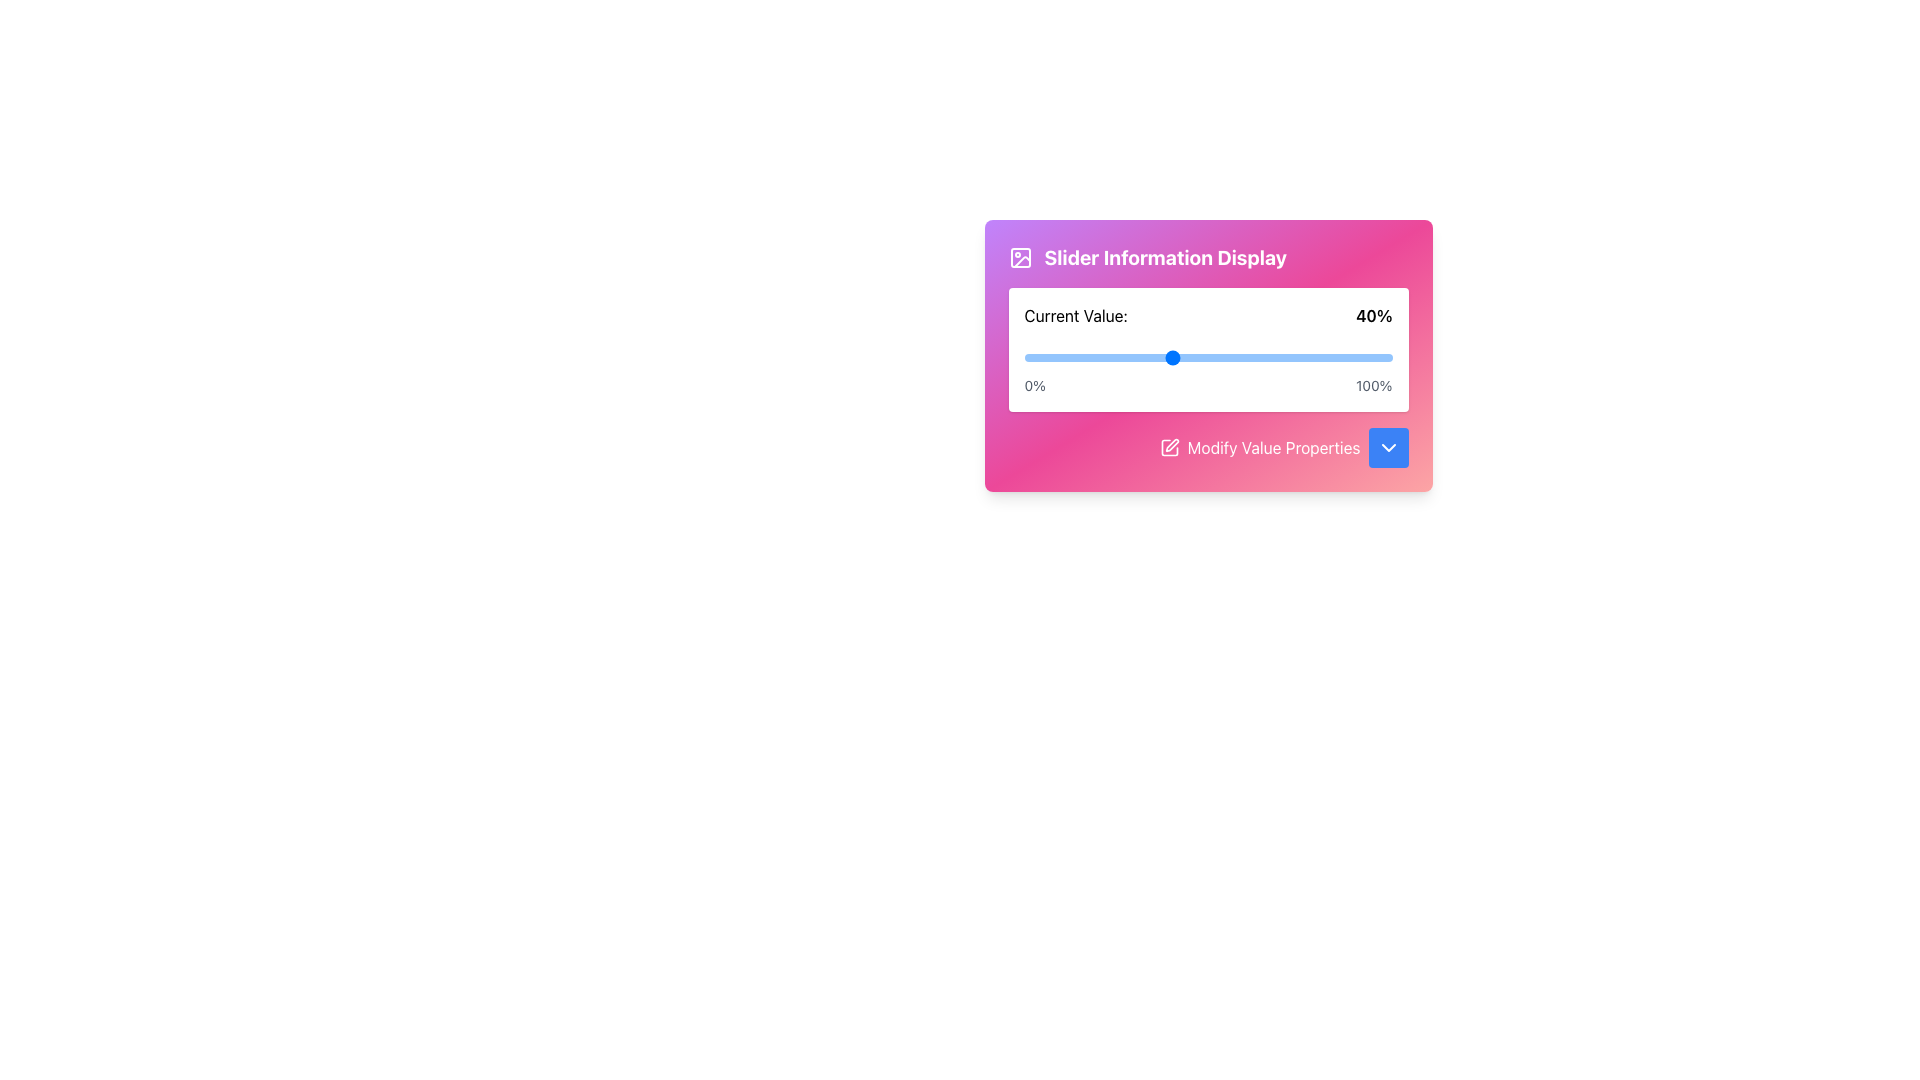 This screenshot has height=1080, width=1920. Describe the element at coordinates (1100, 357) in the screenshot. I see `the slider value` at that location.